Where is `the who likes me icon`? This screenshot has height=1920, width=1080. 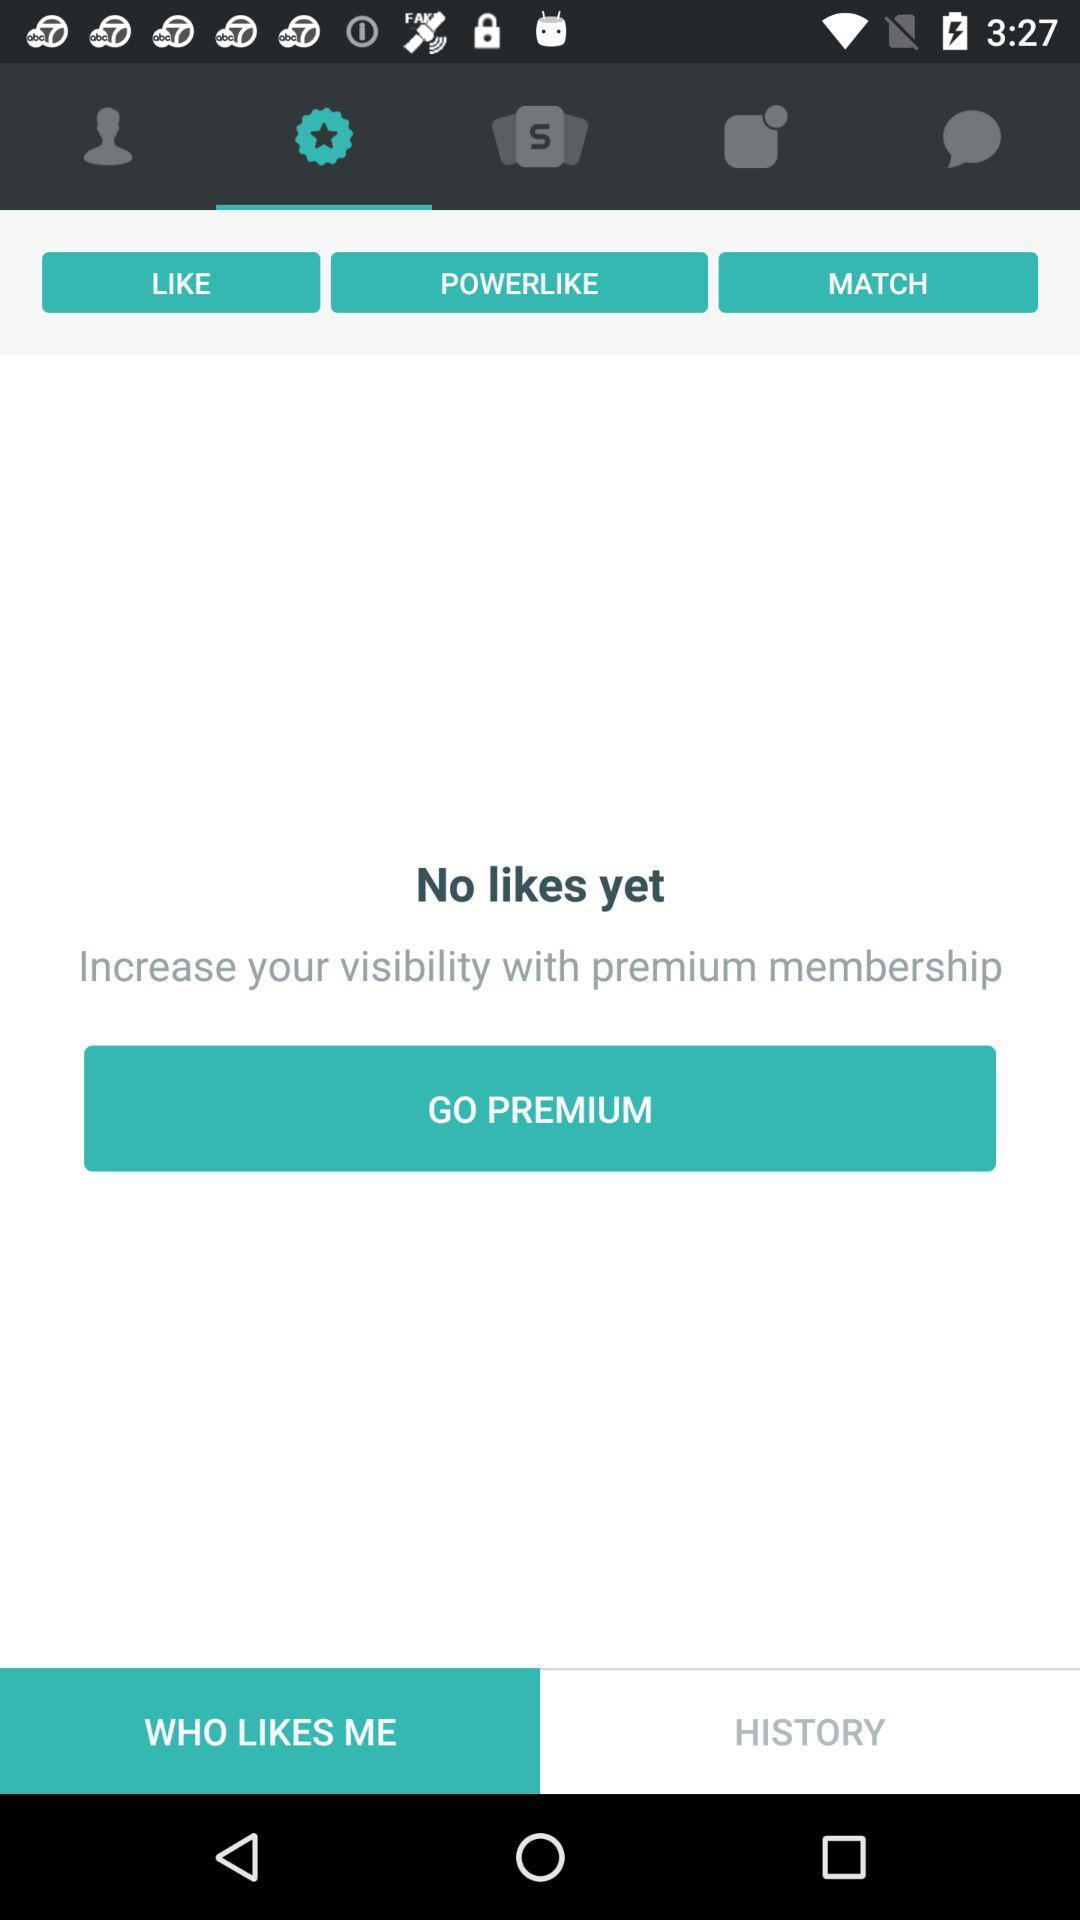 the who likes me icon is located at coordinates (270, 1730).